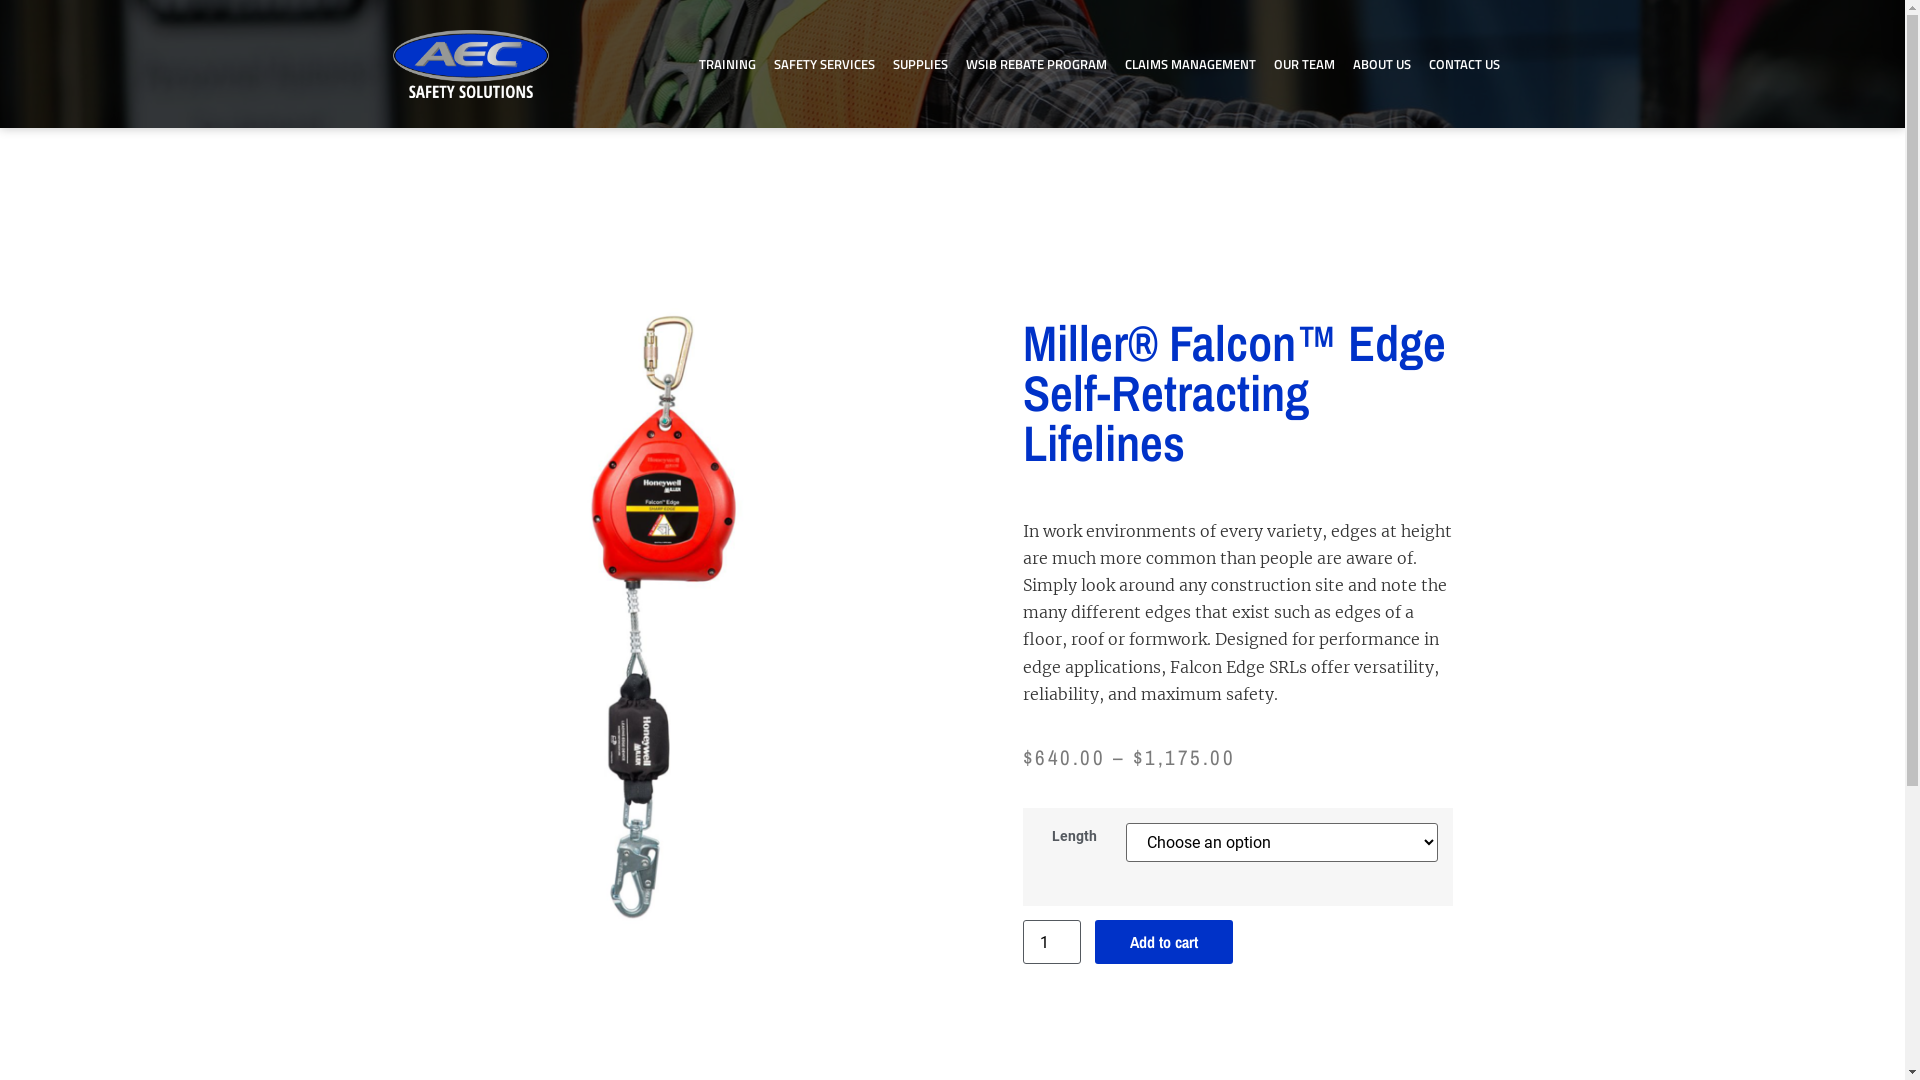 Image resolution: width=1920 pixels, height=1080 pixels. Describe the element at coordinates (690, 63) in the screenshot. I see `'TRAINING'` at that location.